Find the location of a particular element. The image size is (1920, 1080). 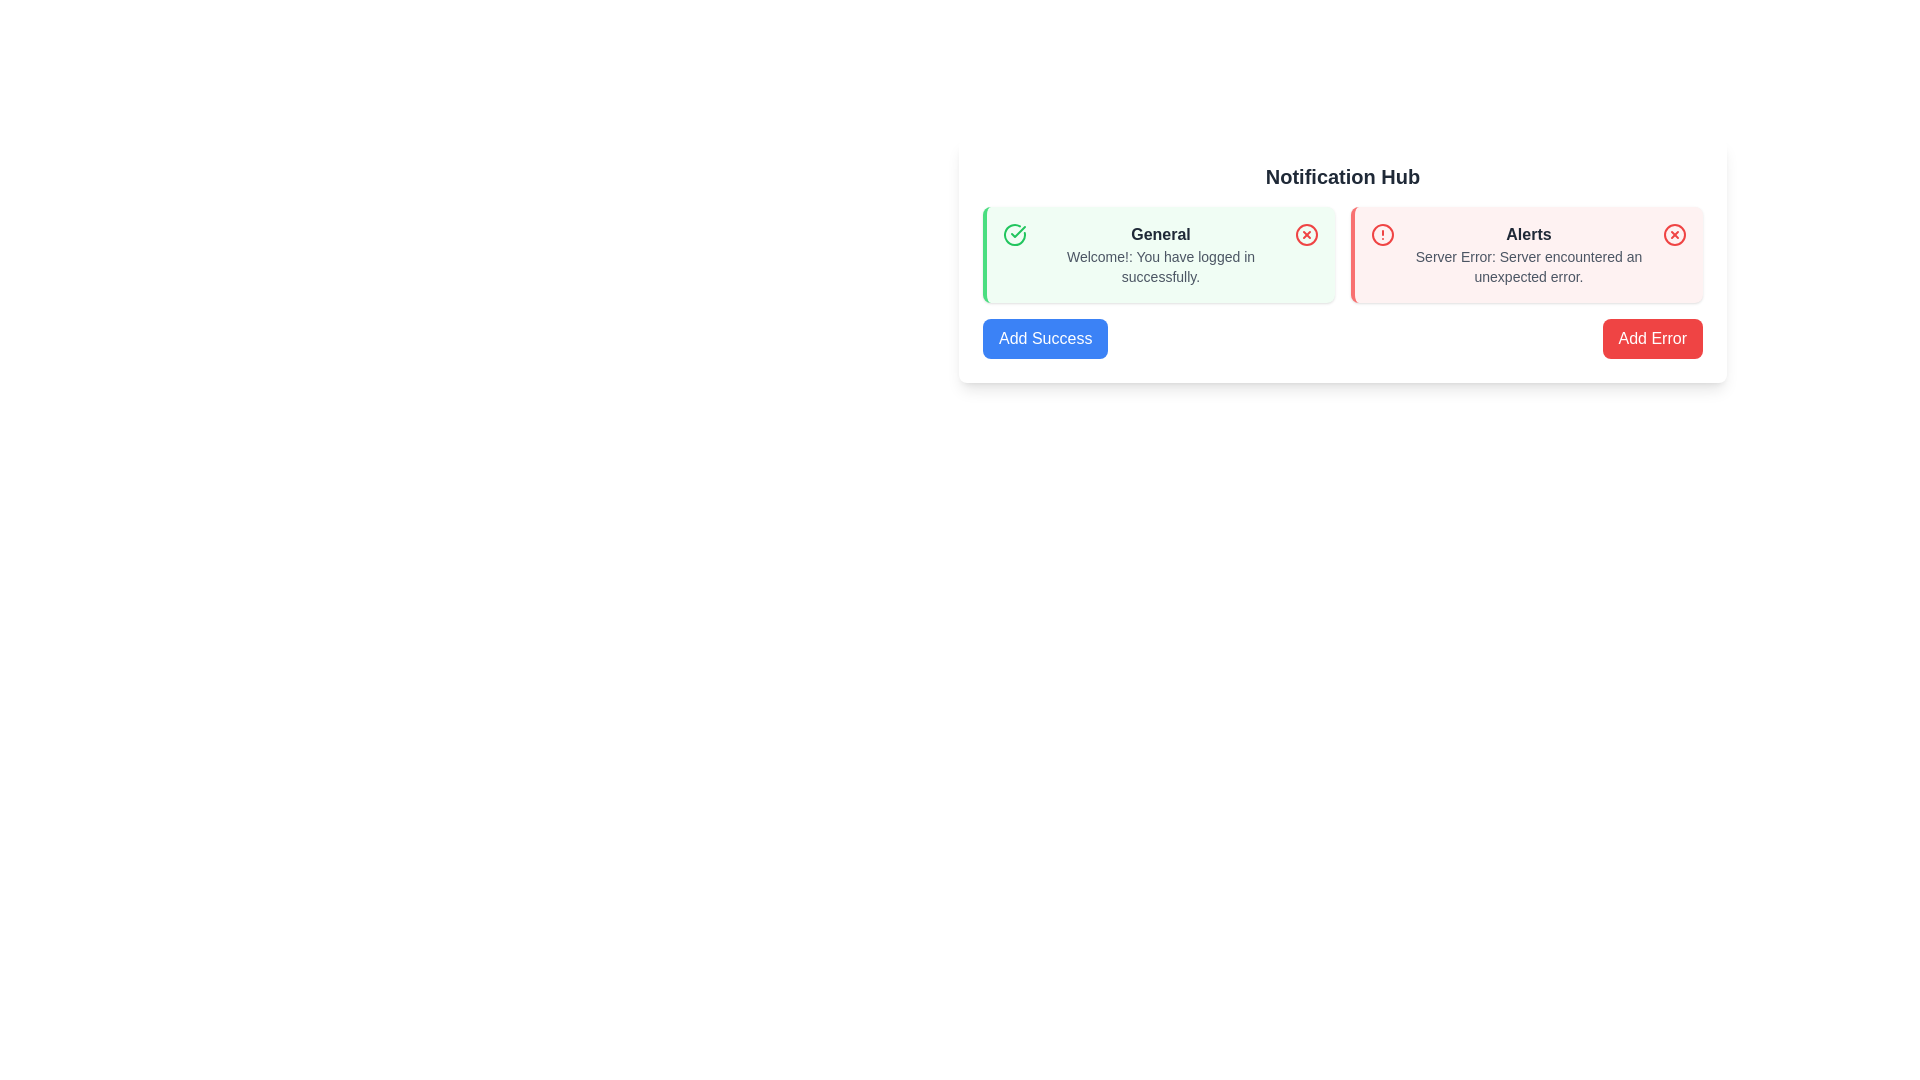

the grid layout containing notification cards, which includes a green section labeled 'General' with a success message and a pink section labeled 'Alerts' with an error message is located at coordinates (1343, 253).